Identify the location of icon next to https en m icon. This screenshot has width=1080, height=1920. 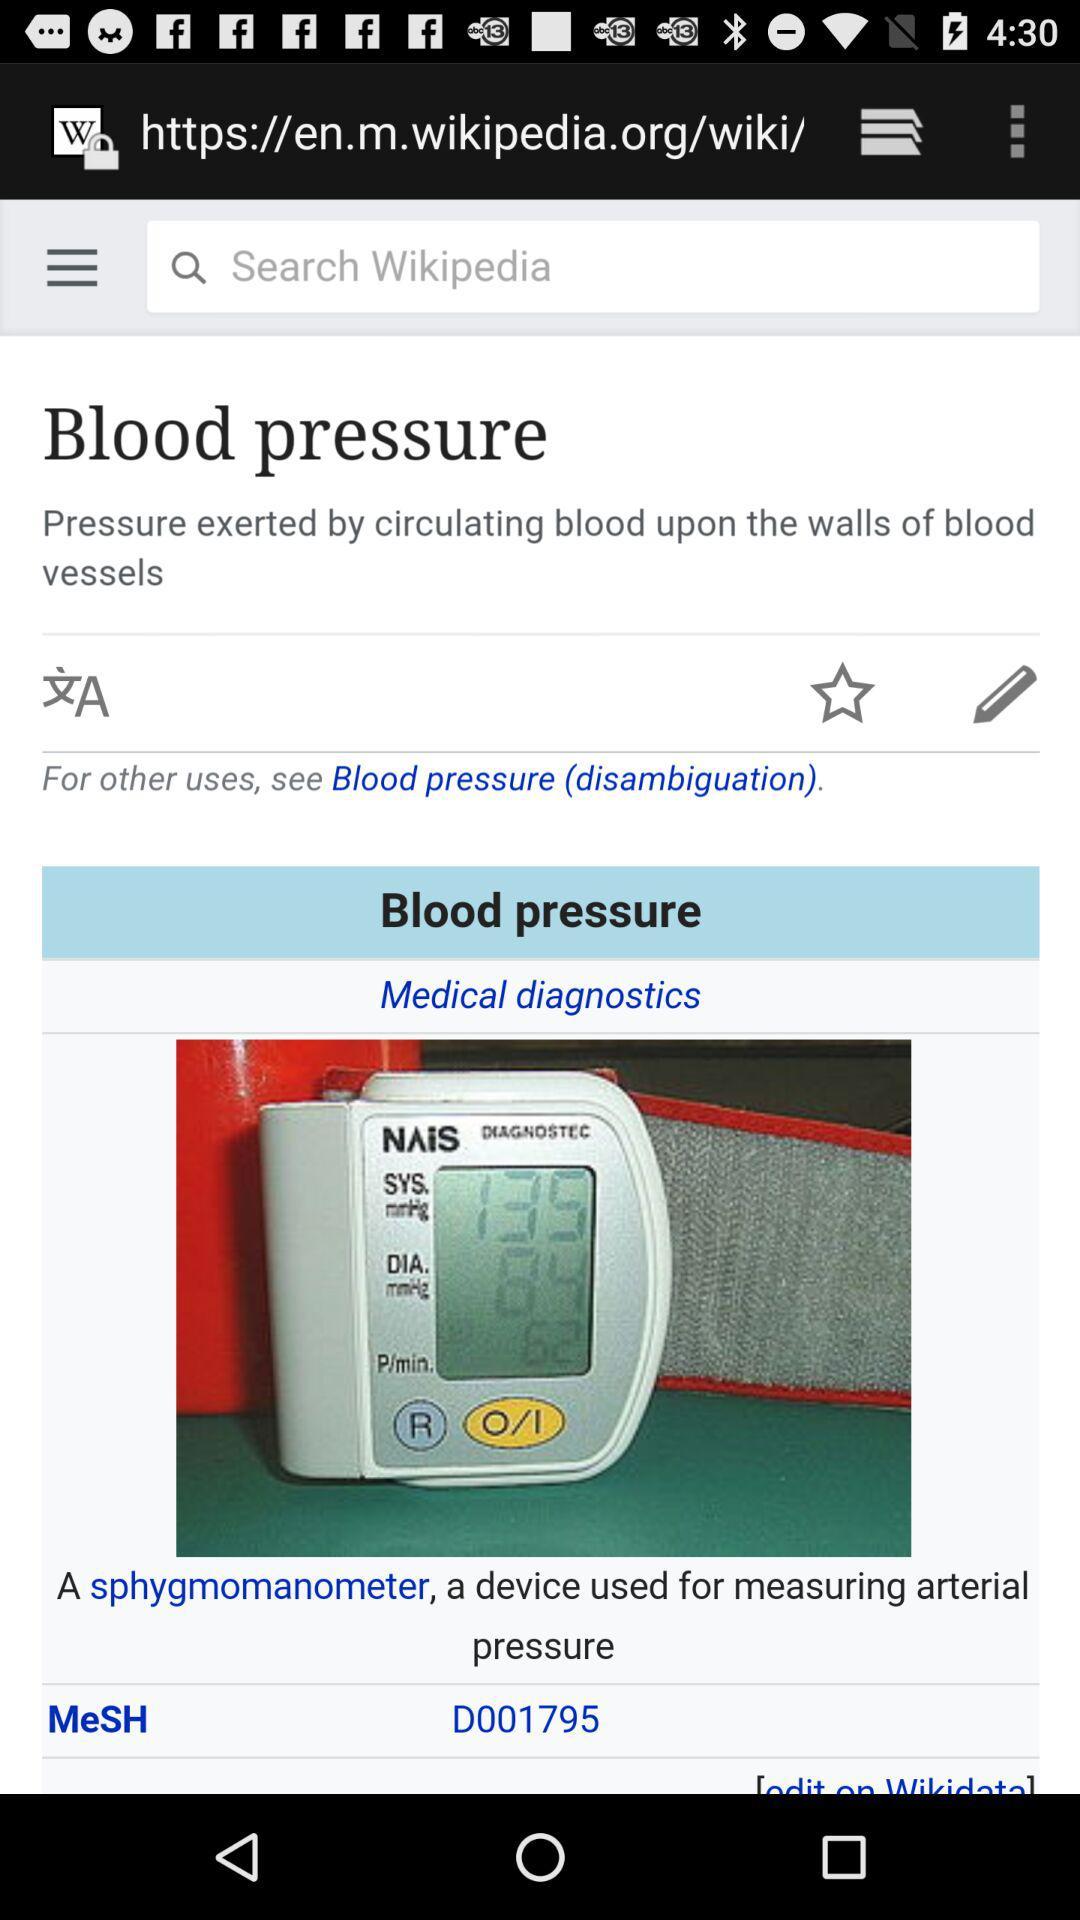
(890, 130).